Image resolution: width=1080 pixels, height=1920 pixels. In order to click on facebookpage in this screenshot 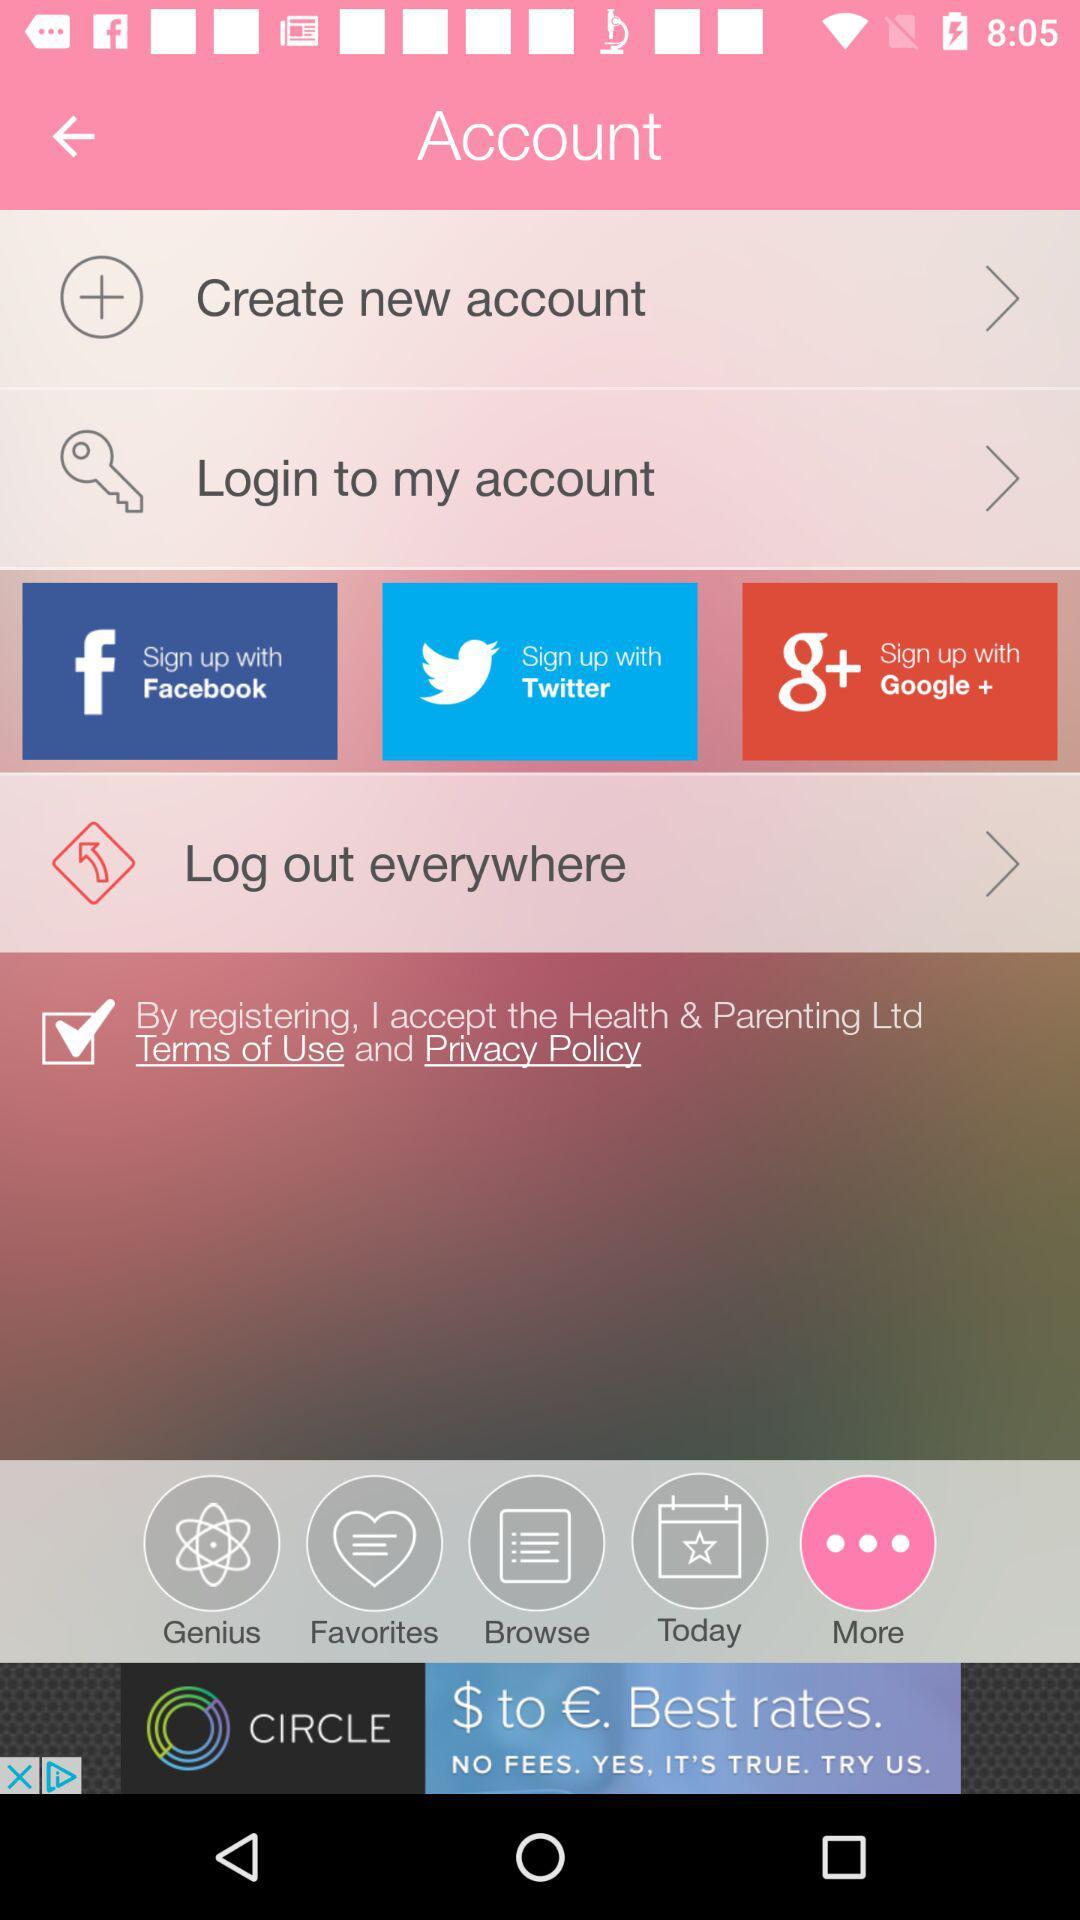, I will do `click(180, 670)`.